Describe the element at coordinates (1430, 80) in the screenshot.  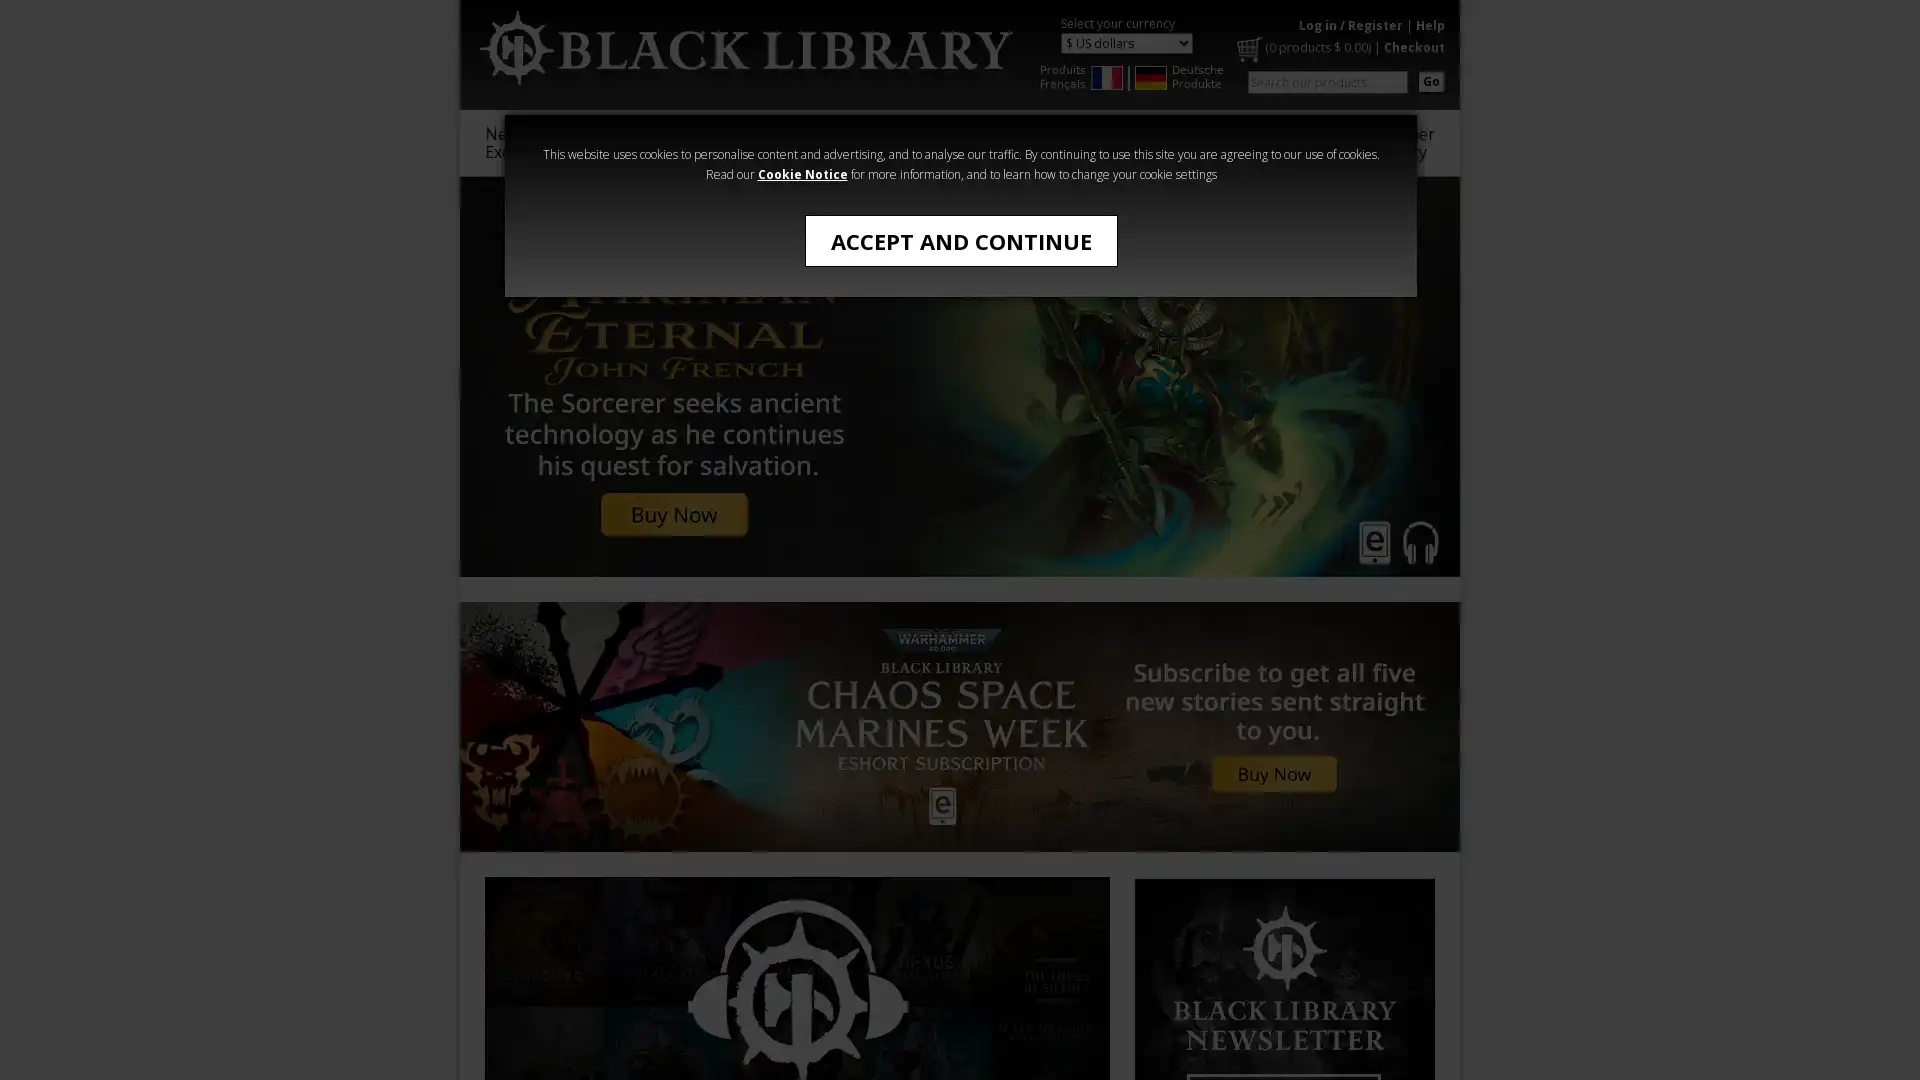
I see `Go` at that location.